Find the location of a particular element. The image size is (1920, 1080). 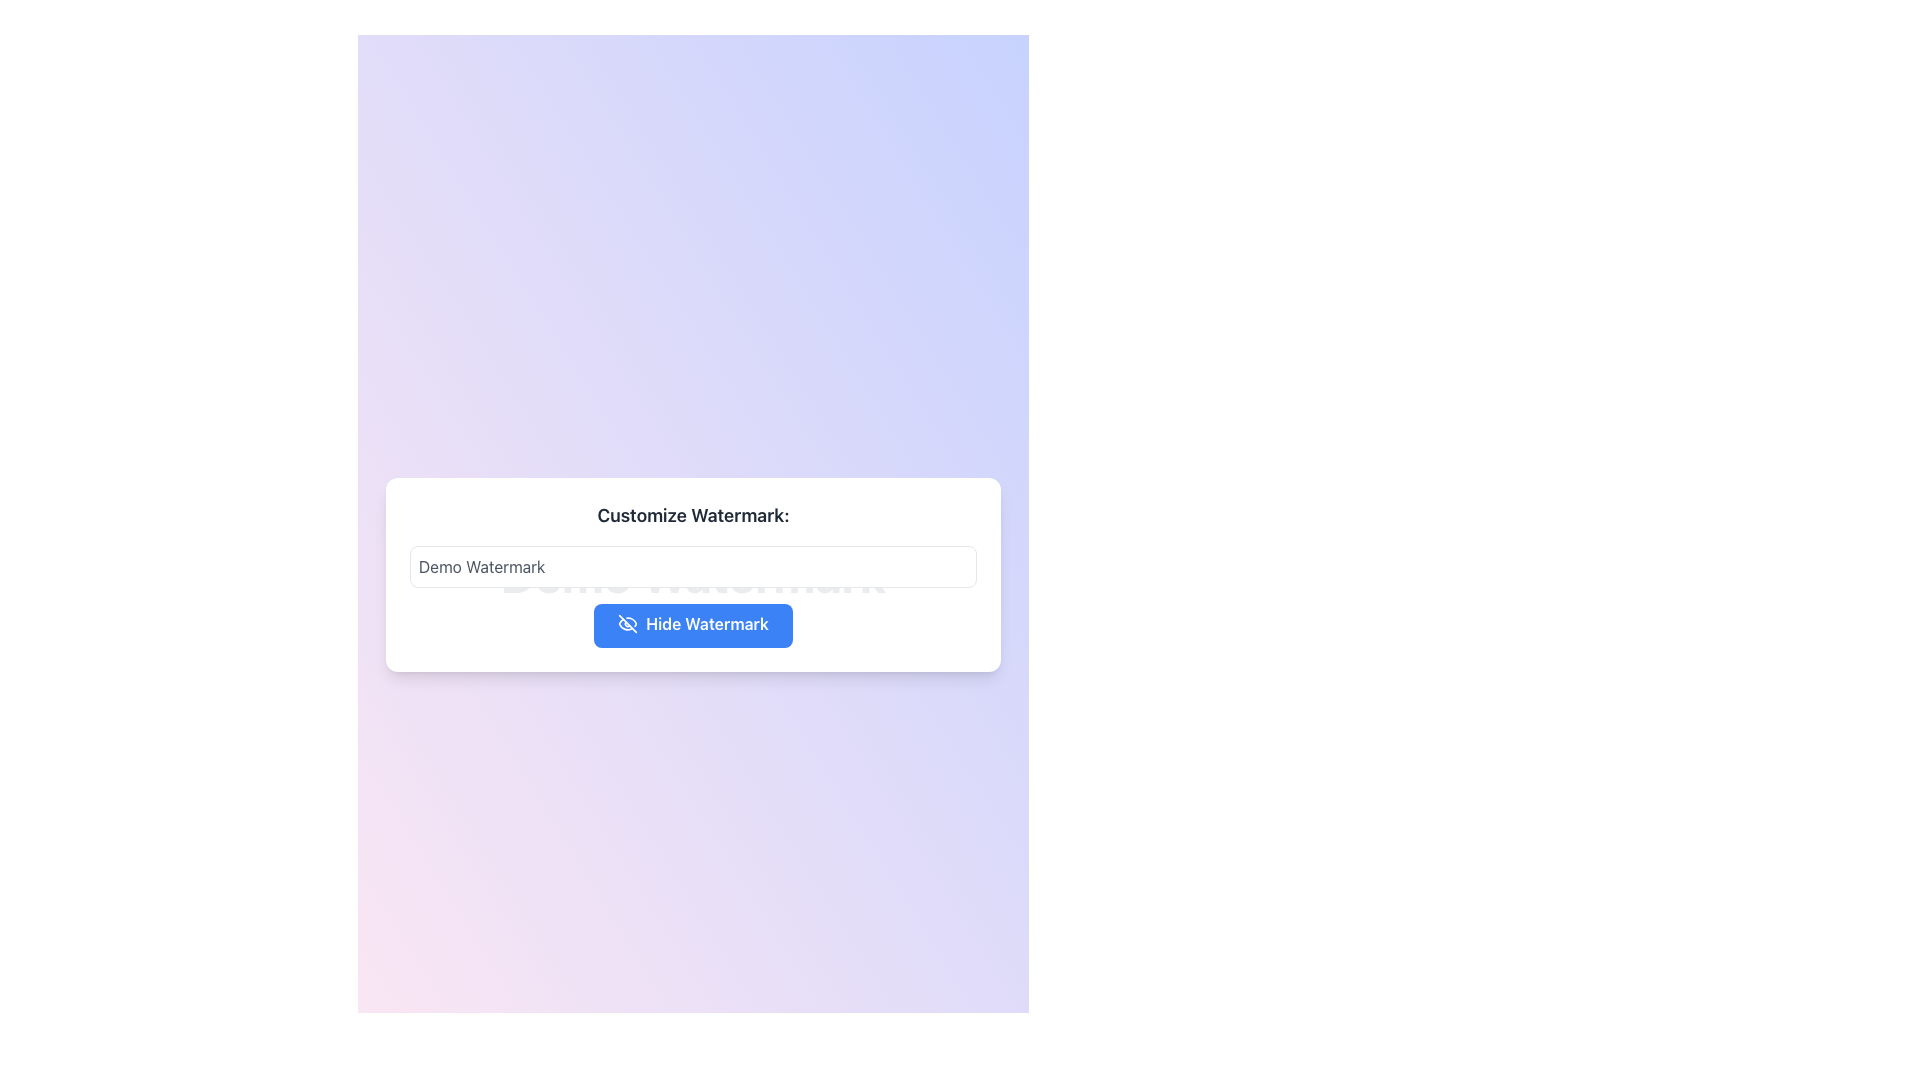

the eye icon with a slash through it, which represents the 'hide' functionality, located to the left of the 'Hide Watermark' text is located at coordinates (627, 623).